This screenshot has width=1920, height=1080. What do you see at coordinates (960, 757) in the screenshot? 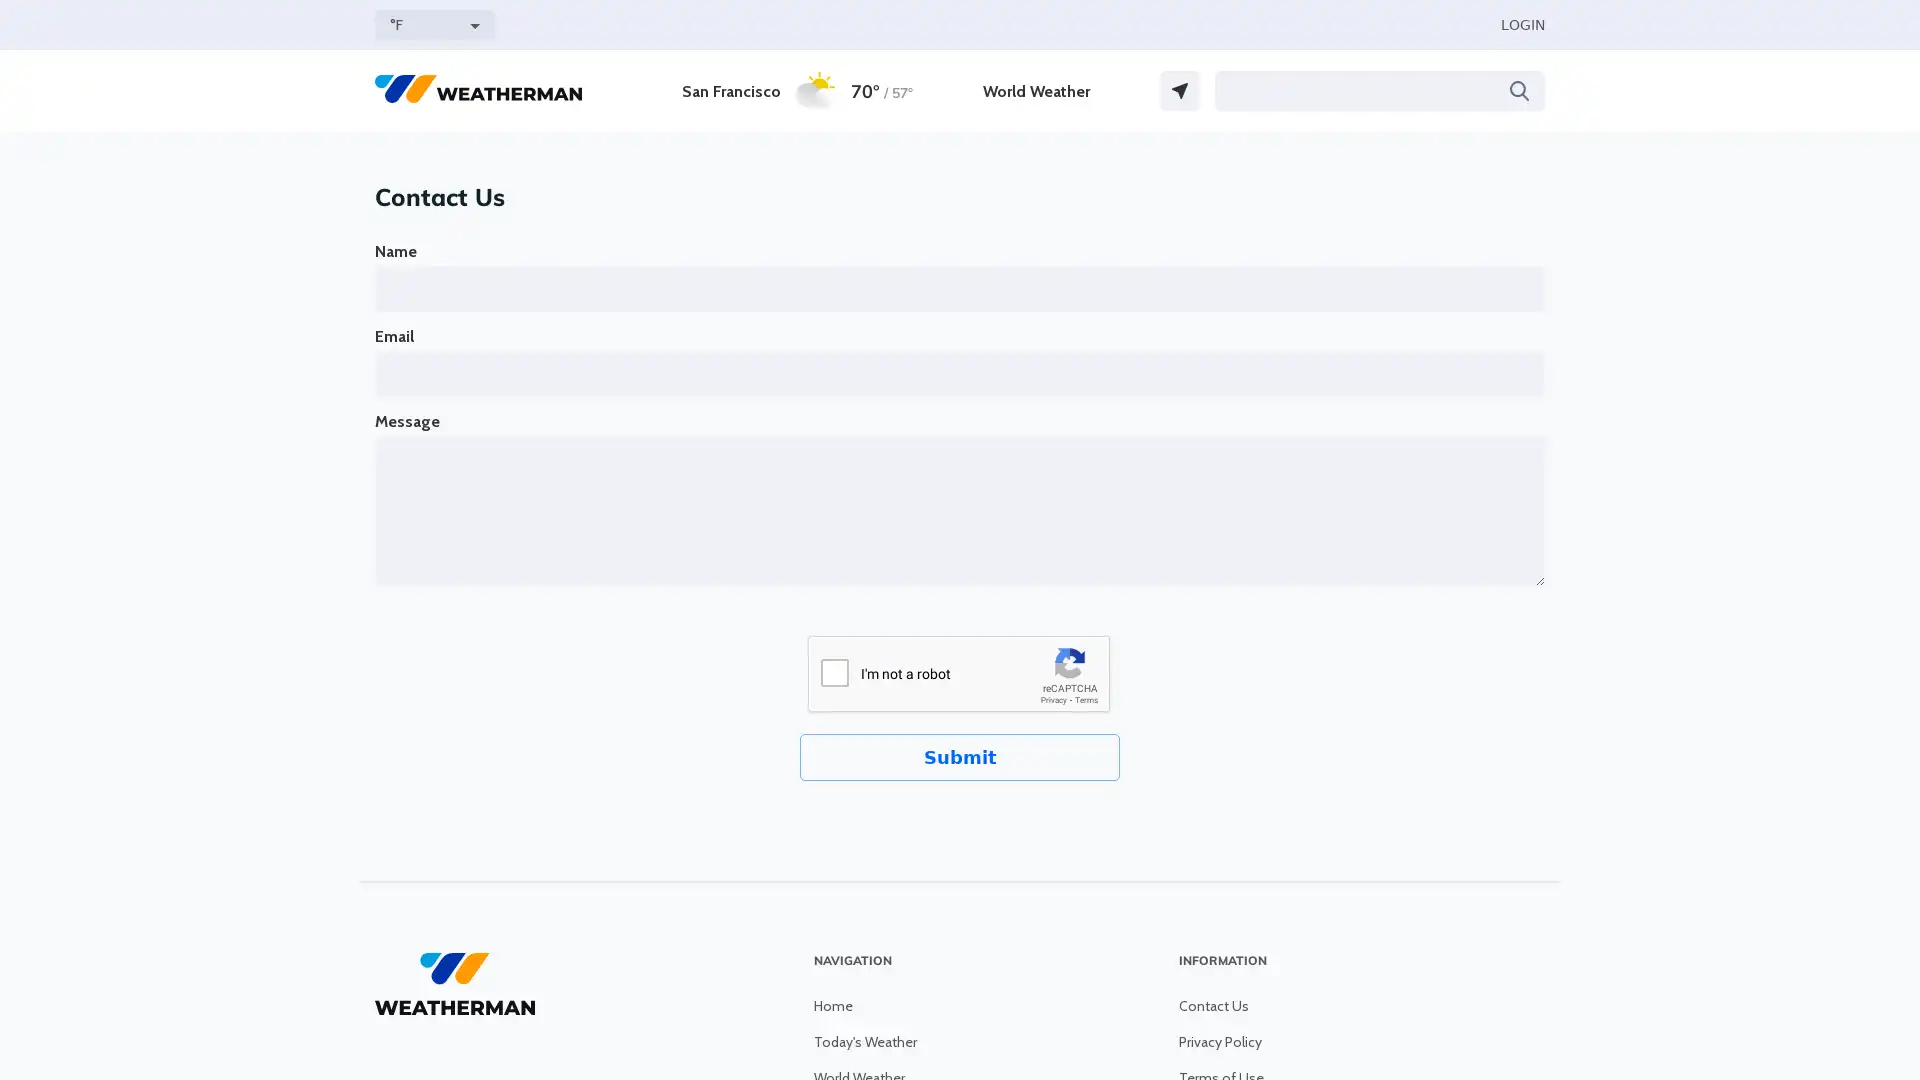
I see `Submit` at bounding box center [960, 757].